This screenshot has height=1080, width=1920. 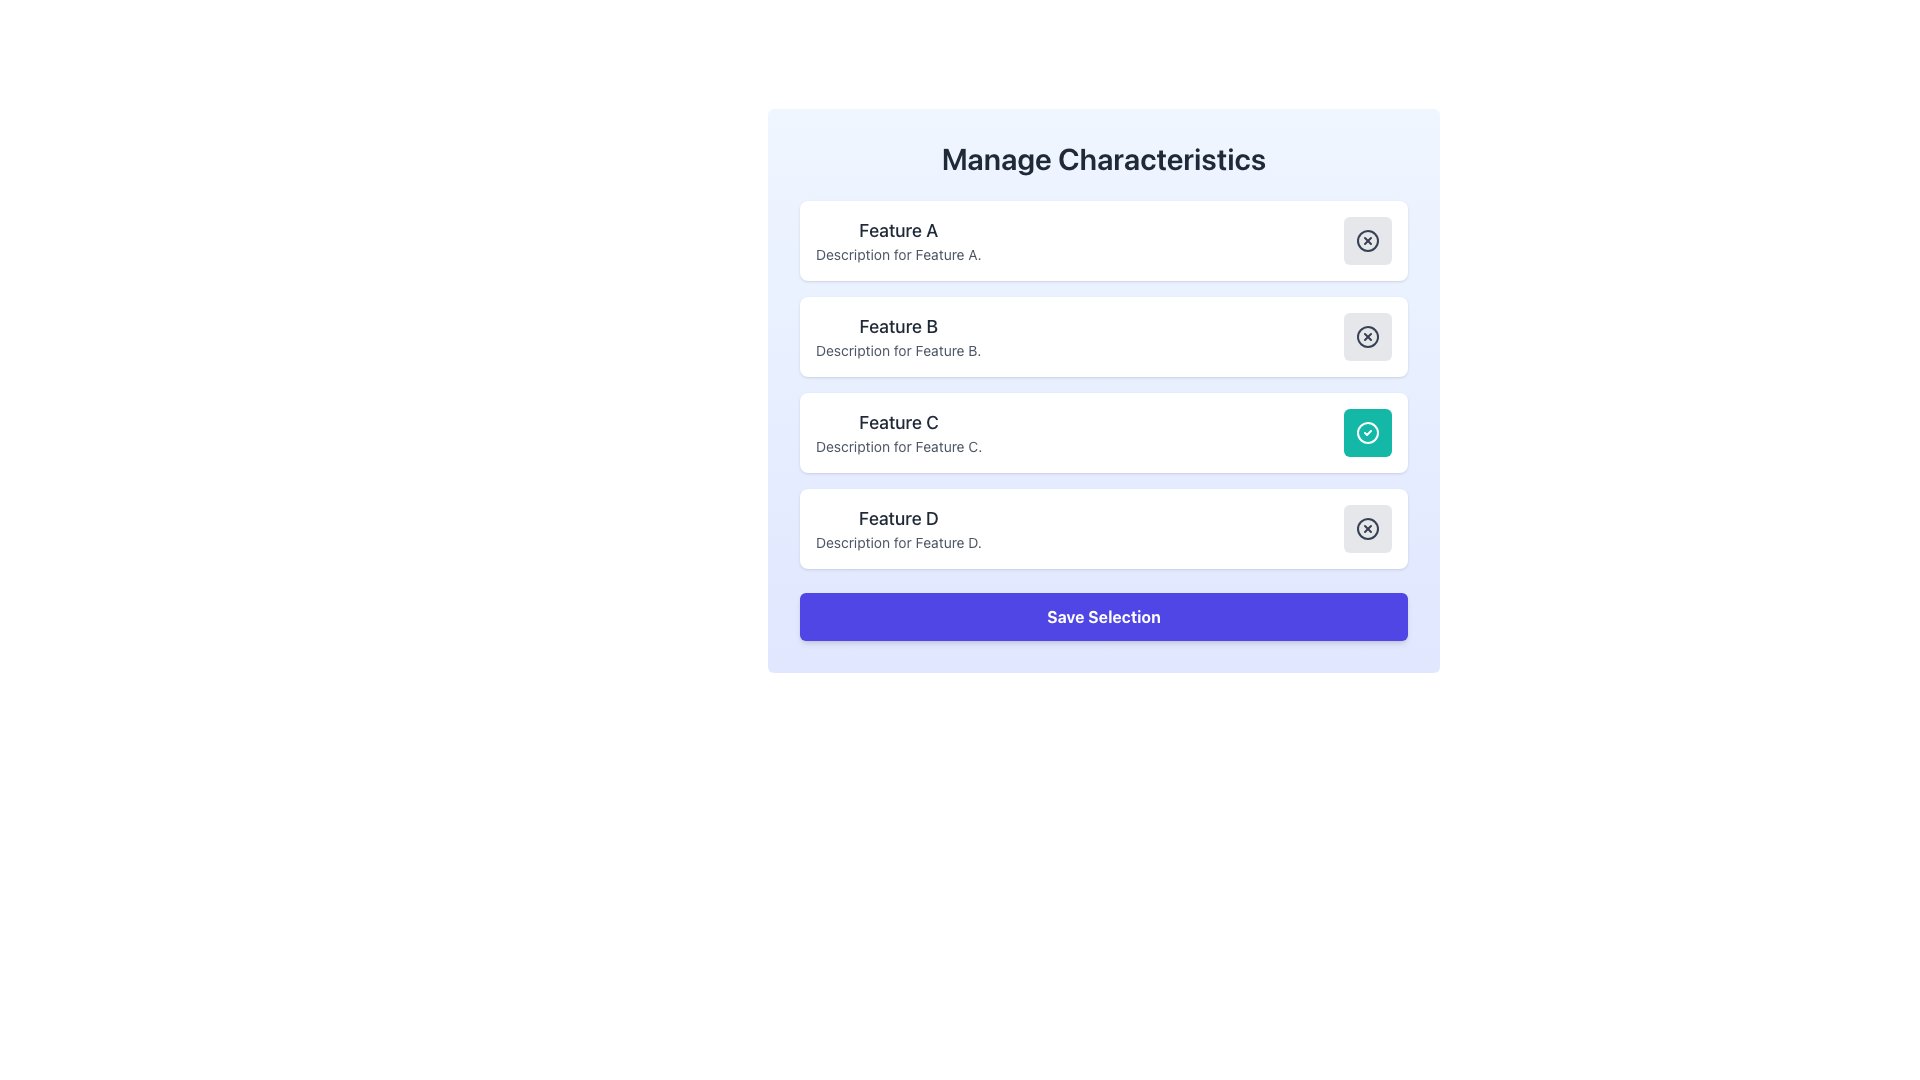 I want to click on the circular gray button with a dark 'X' icon located on the far-right of the Feature B row to observe potential visual feedback, so click(x=1367, y=335).